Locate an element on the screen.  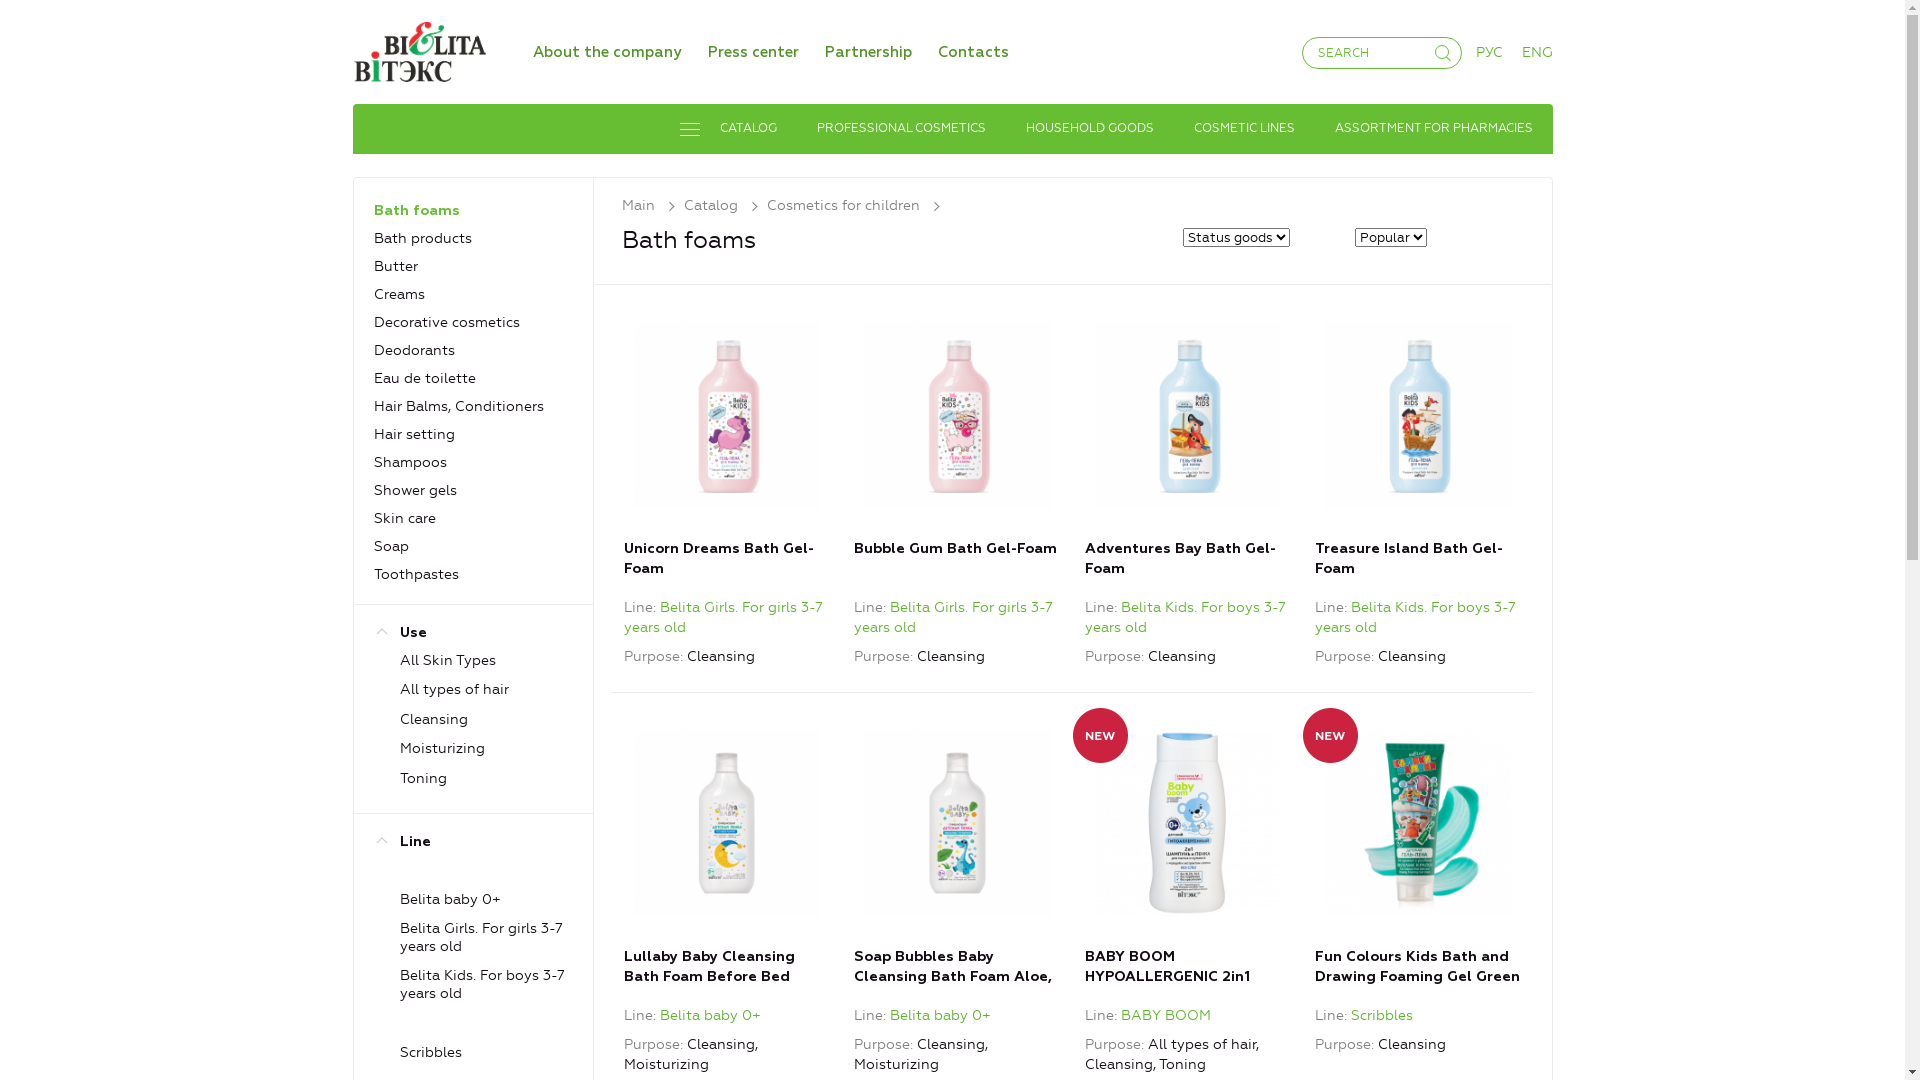
'Butter' is located at coordinates (395, 265).